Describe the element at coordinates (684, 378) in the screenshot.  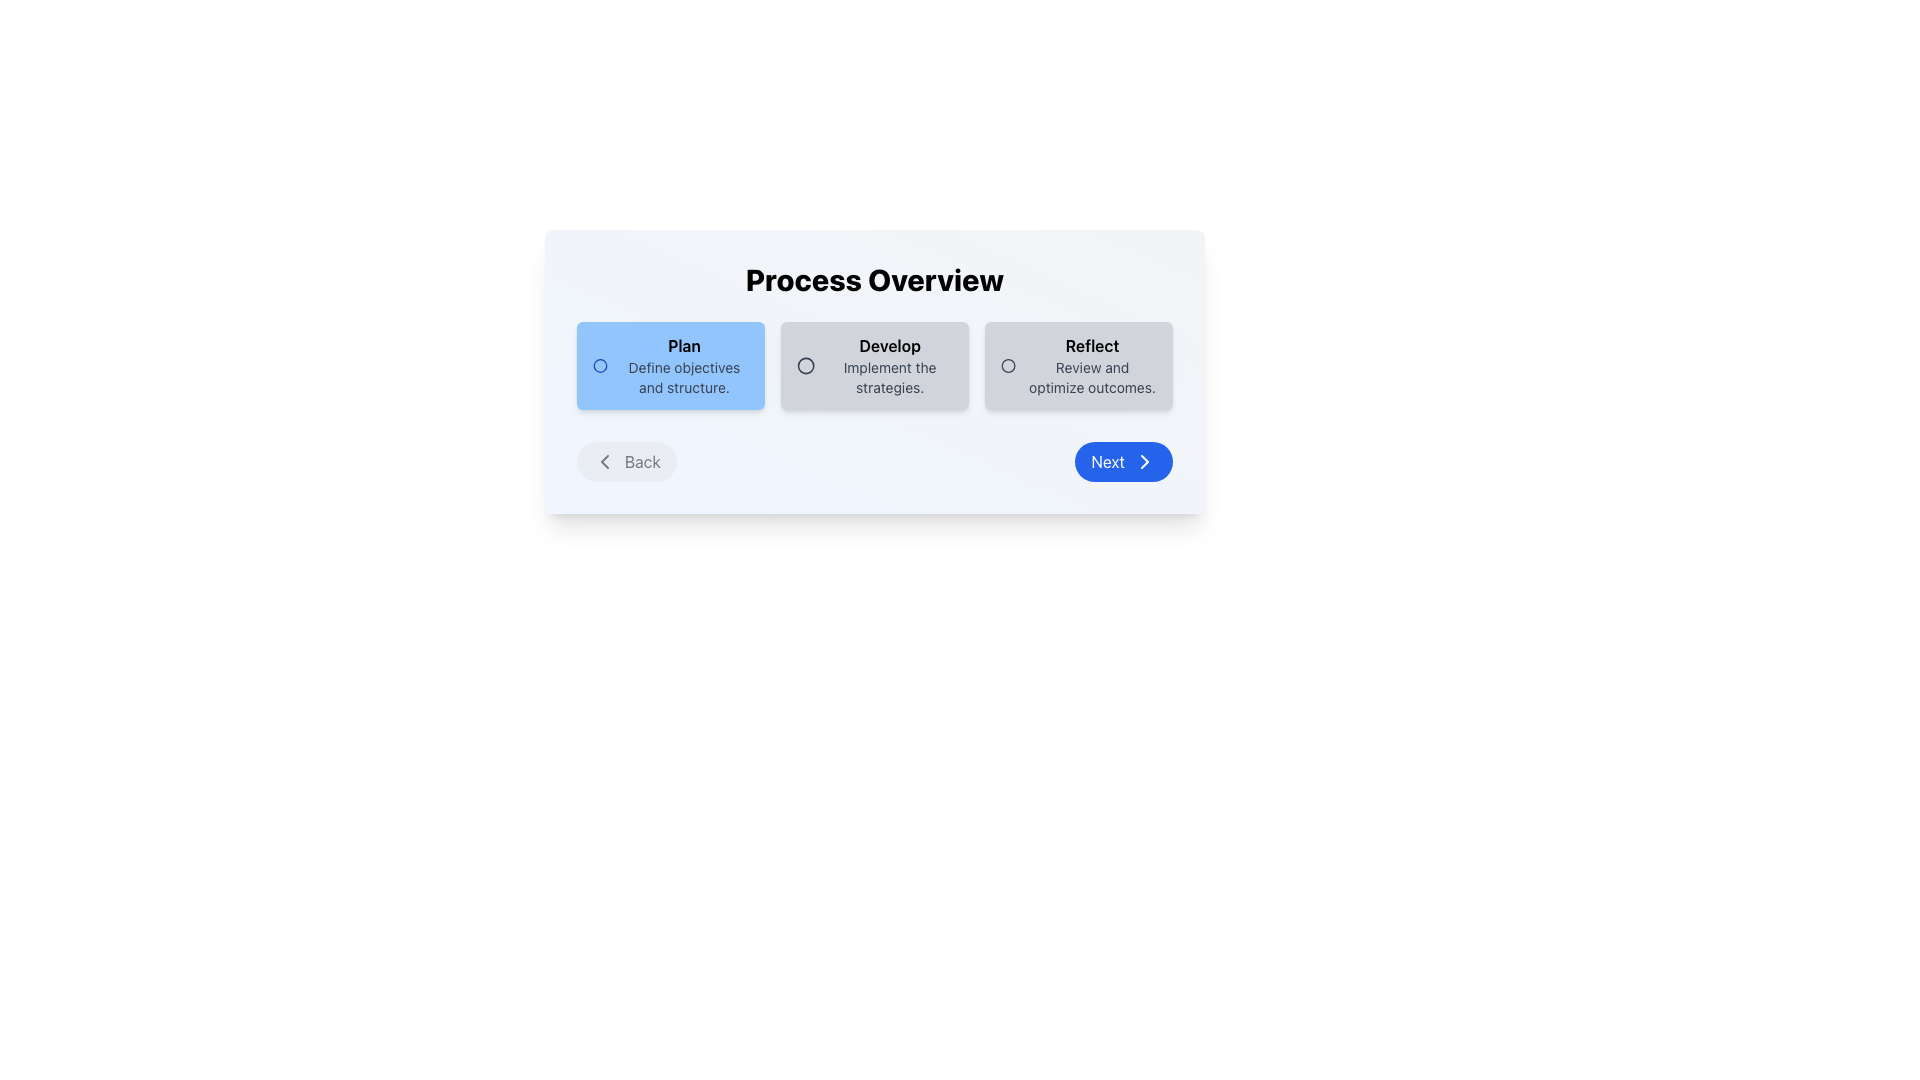
I see `the informational Text label located underneath the bold title 'Plan' in the first navigation card of the stepper` at that location.